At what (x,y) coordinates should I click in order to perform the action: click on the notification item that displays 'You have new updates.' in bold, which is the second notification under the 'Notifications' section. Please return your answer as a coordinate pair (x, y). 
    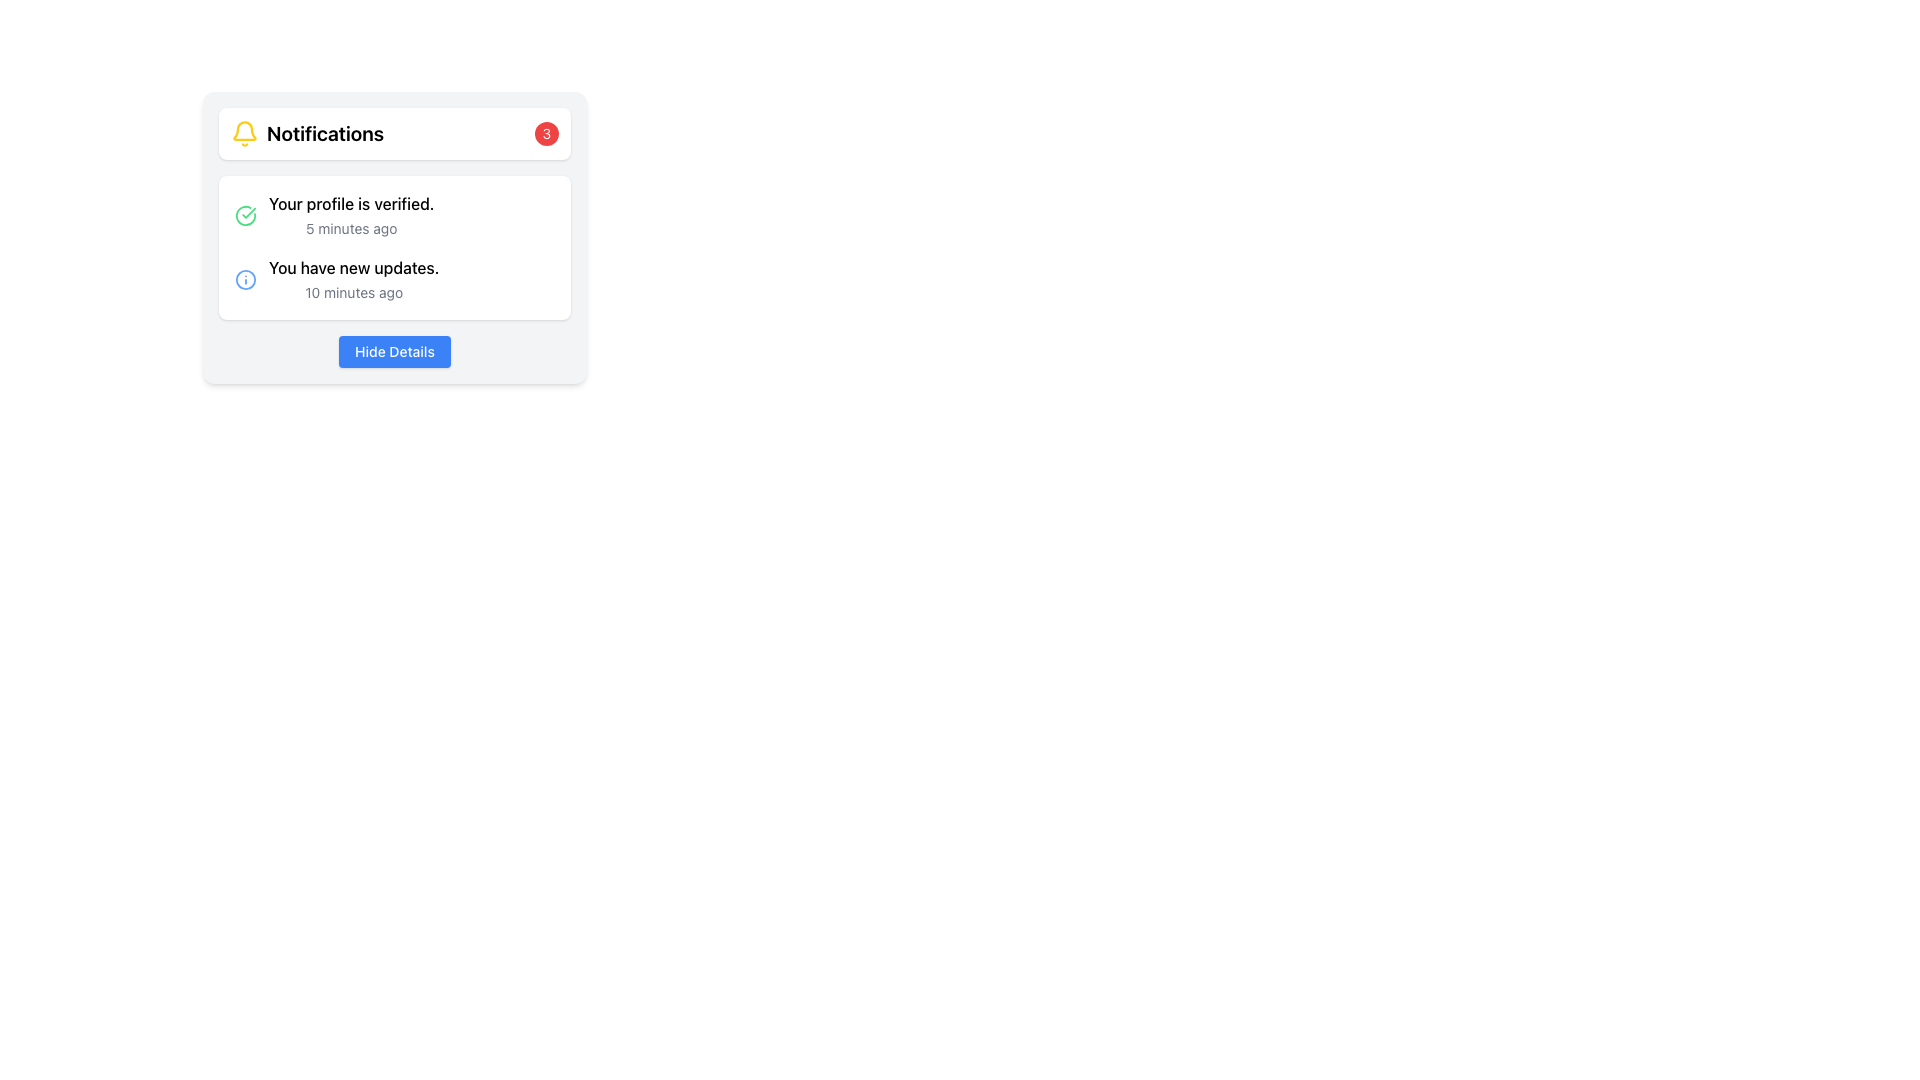
    Looking at the image, I should click on (394, 280).